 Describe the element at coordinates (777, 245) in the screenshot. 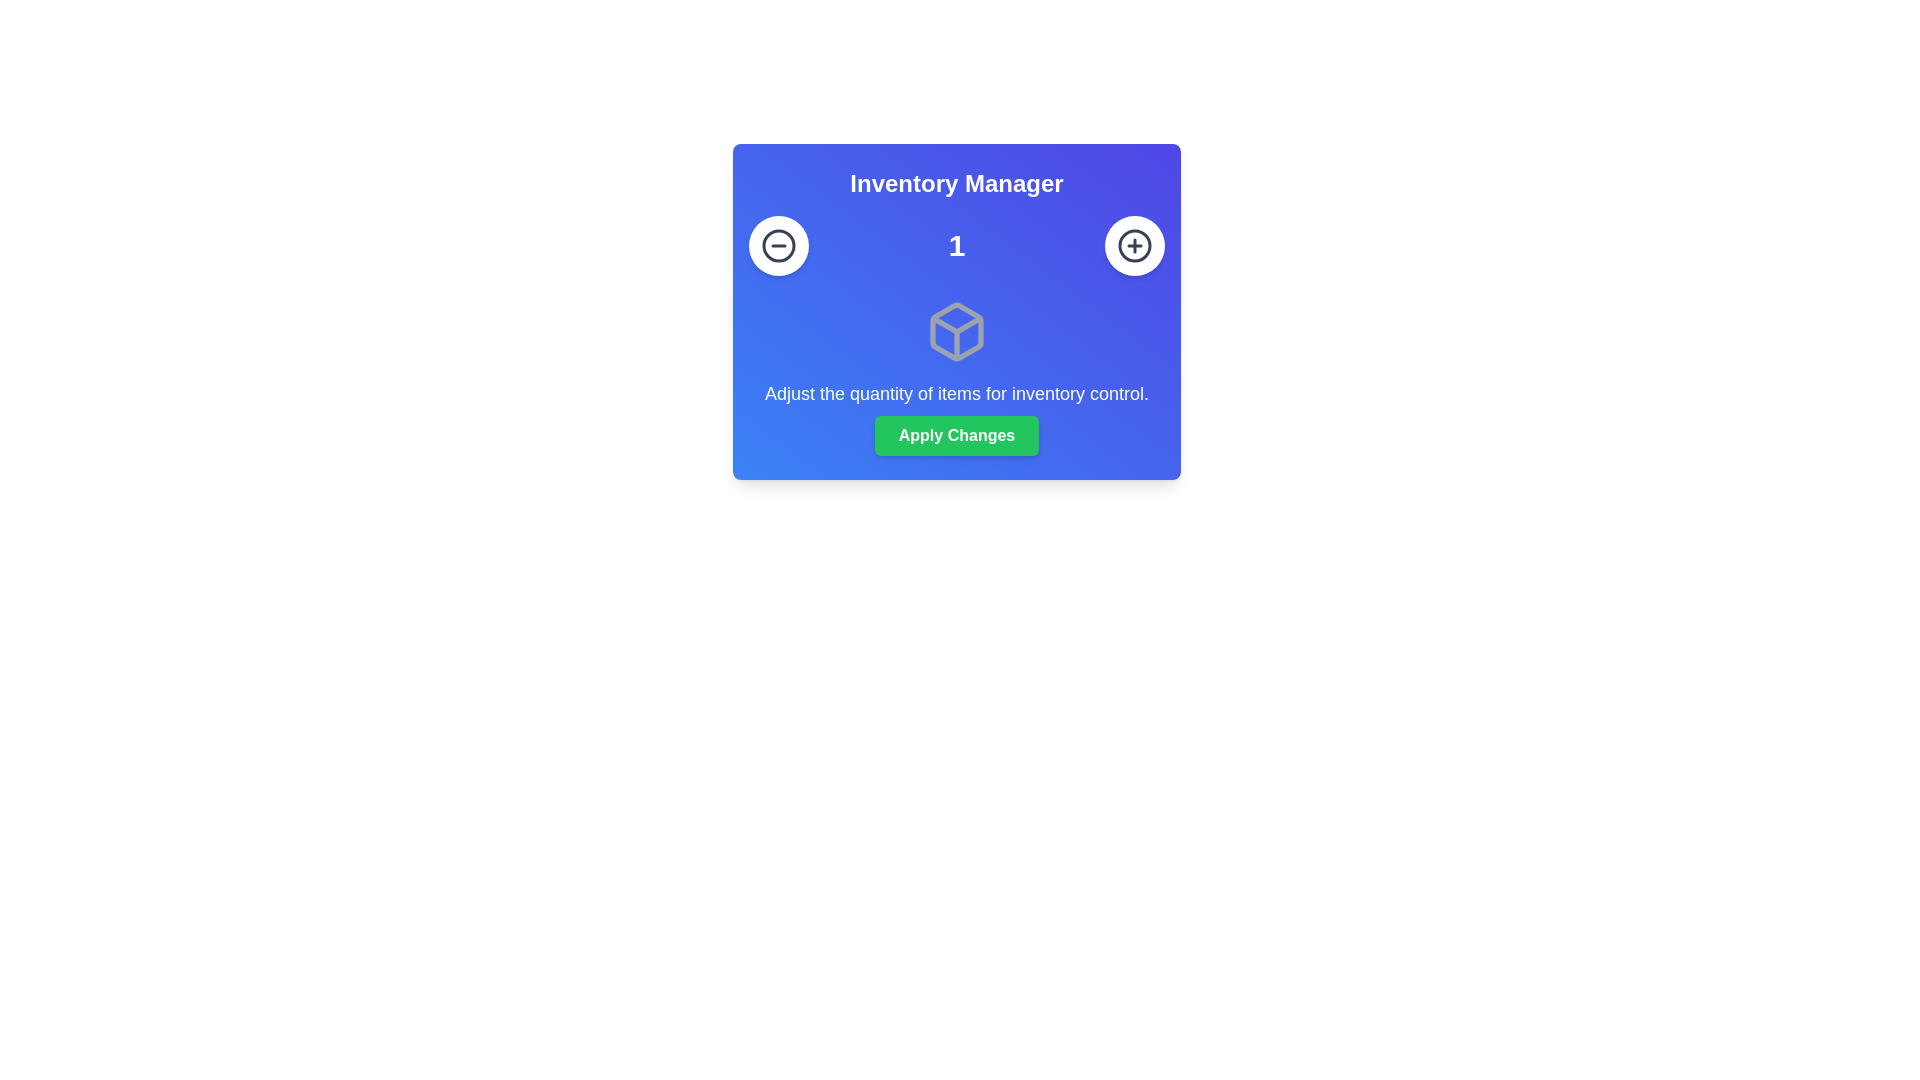

I see `the interactive button icon located at the top-left side of the rectangular card layout` at that location.